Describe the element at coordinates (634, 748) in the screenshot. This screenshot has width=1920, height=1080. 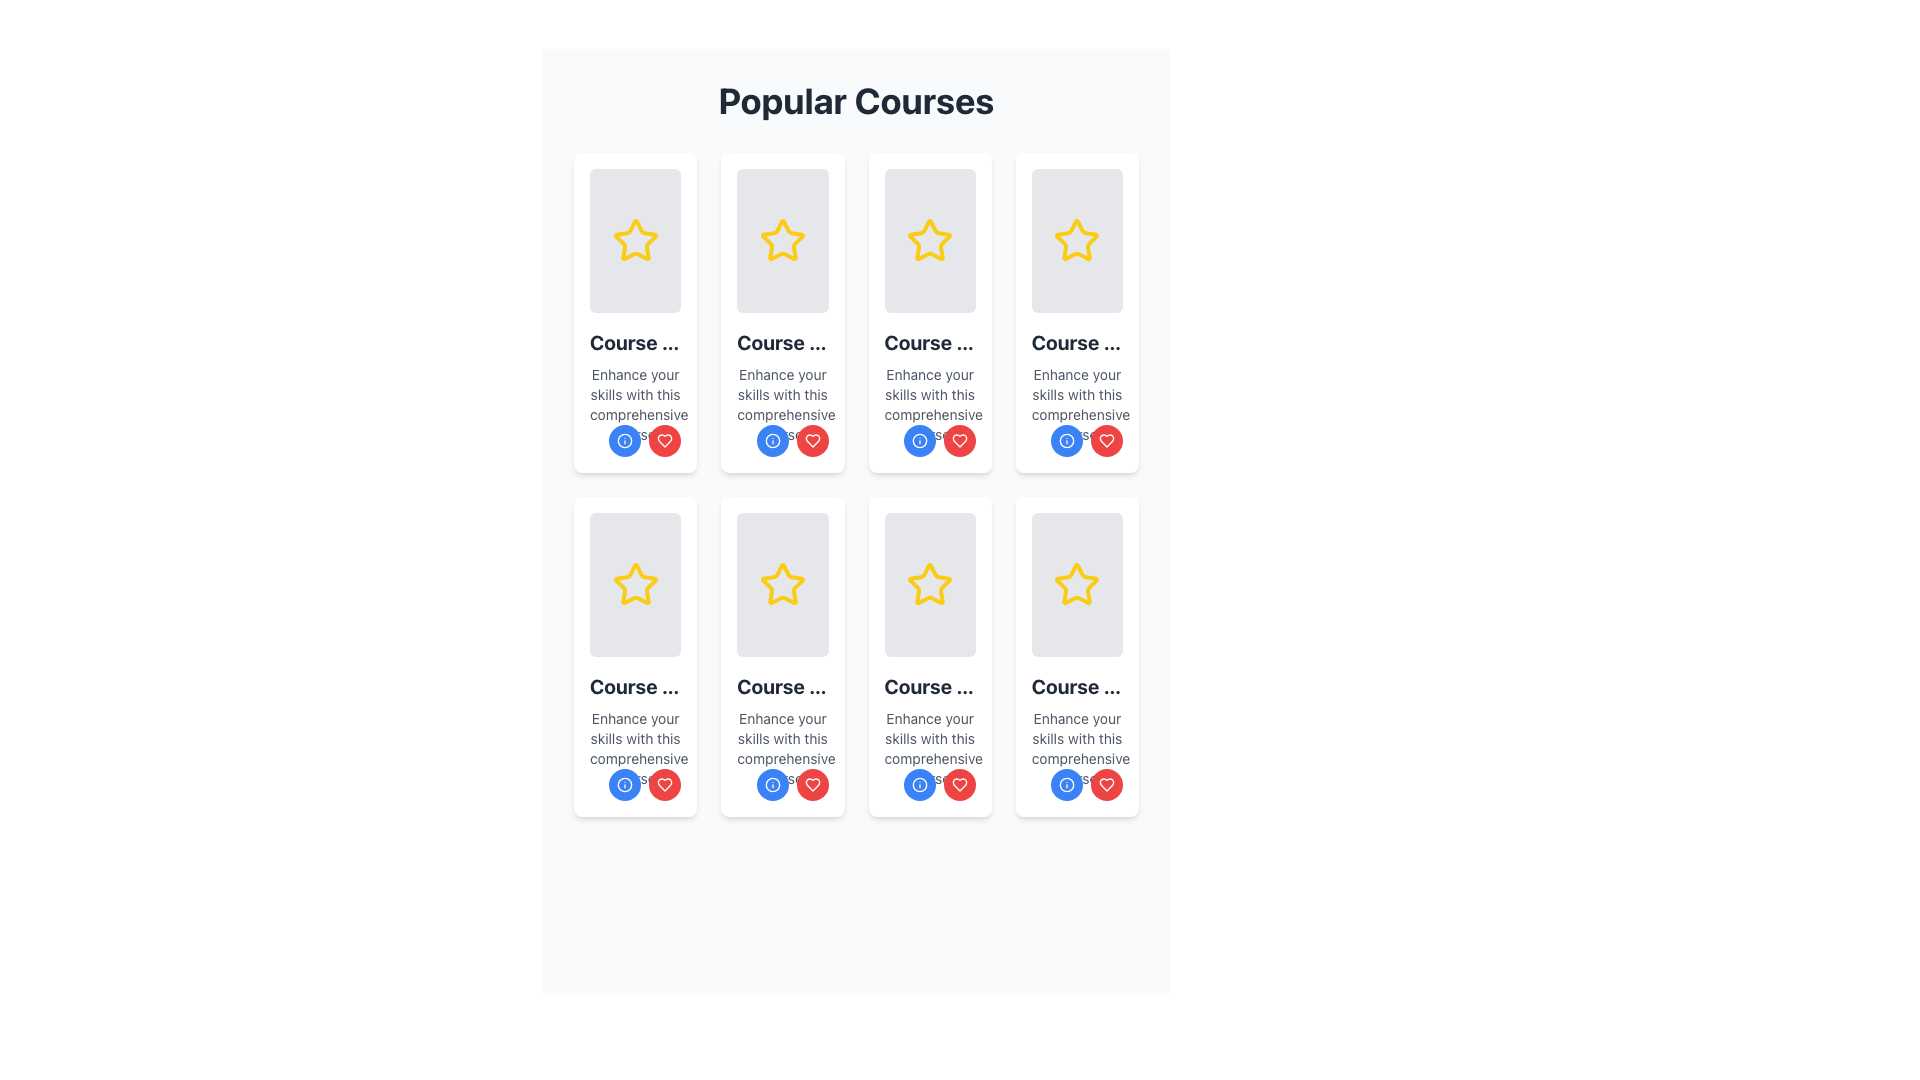
I see `text content of the Text Block located within the second row of the popular courses grid, positioned below the course title and above the action buttons` at that location.